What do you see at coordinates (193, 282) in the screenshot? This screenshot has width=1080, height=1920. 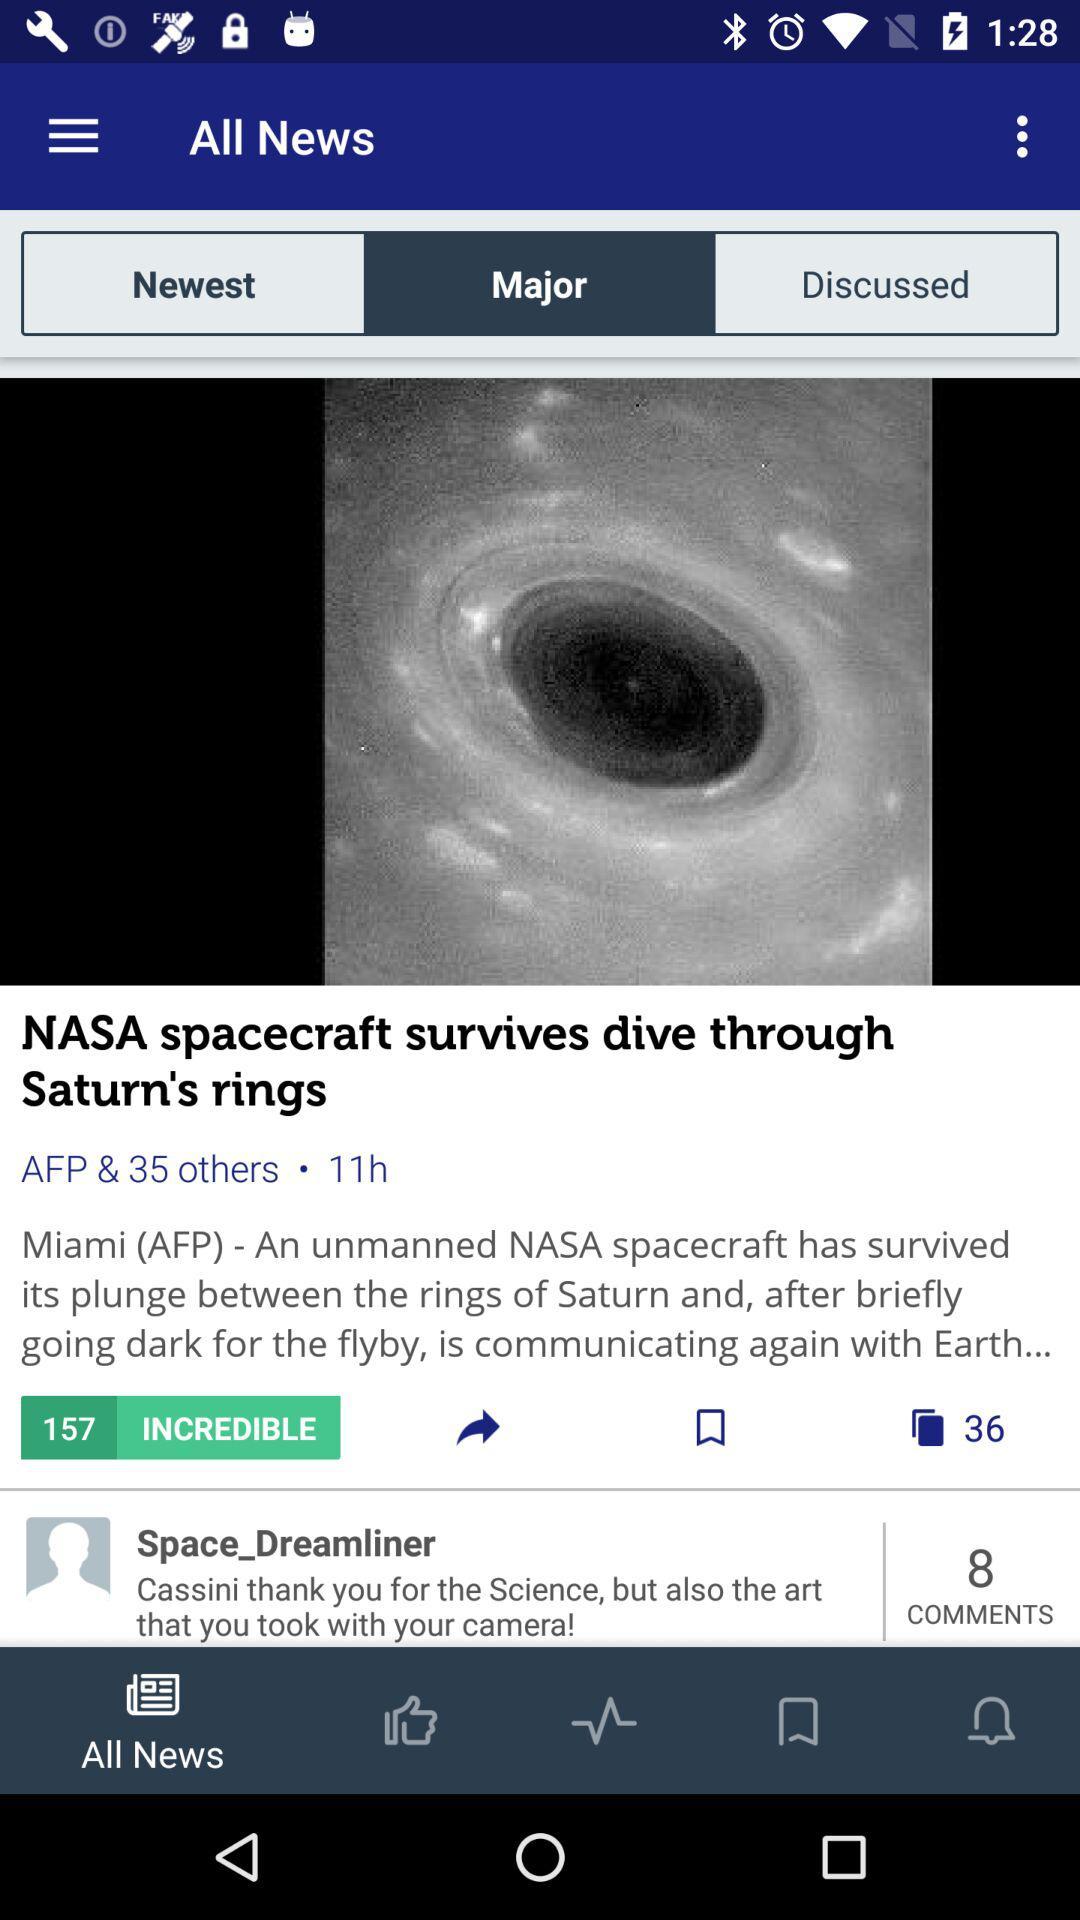 I see `newest which is beside major` at bounding box center [193, 282].